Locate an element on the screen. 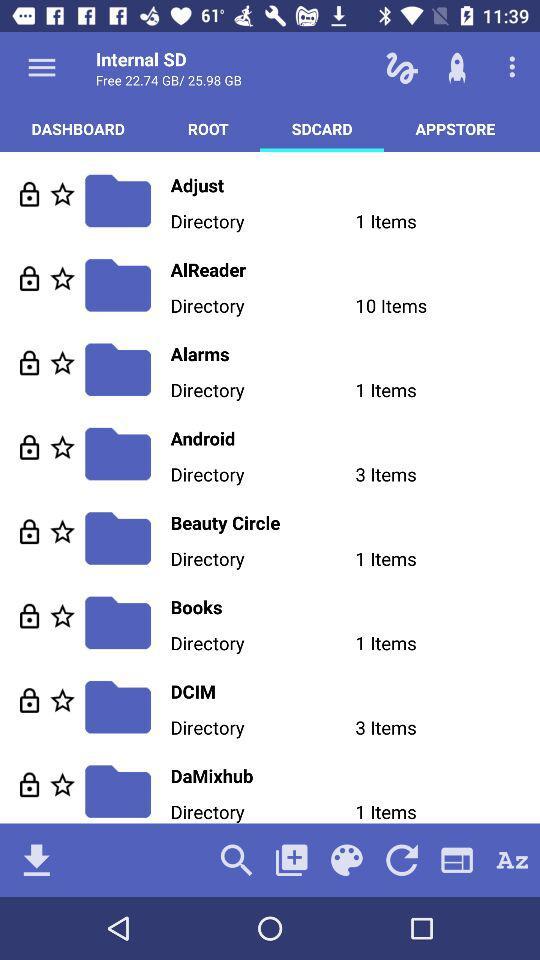 This screenshot has height=960, width=540. lock folder is located at coordinates (28, 784).